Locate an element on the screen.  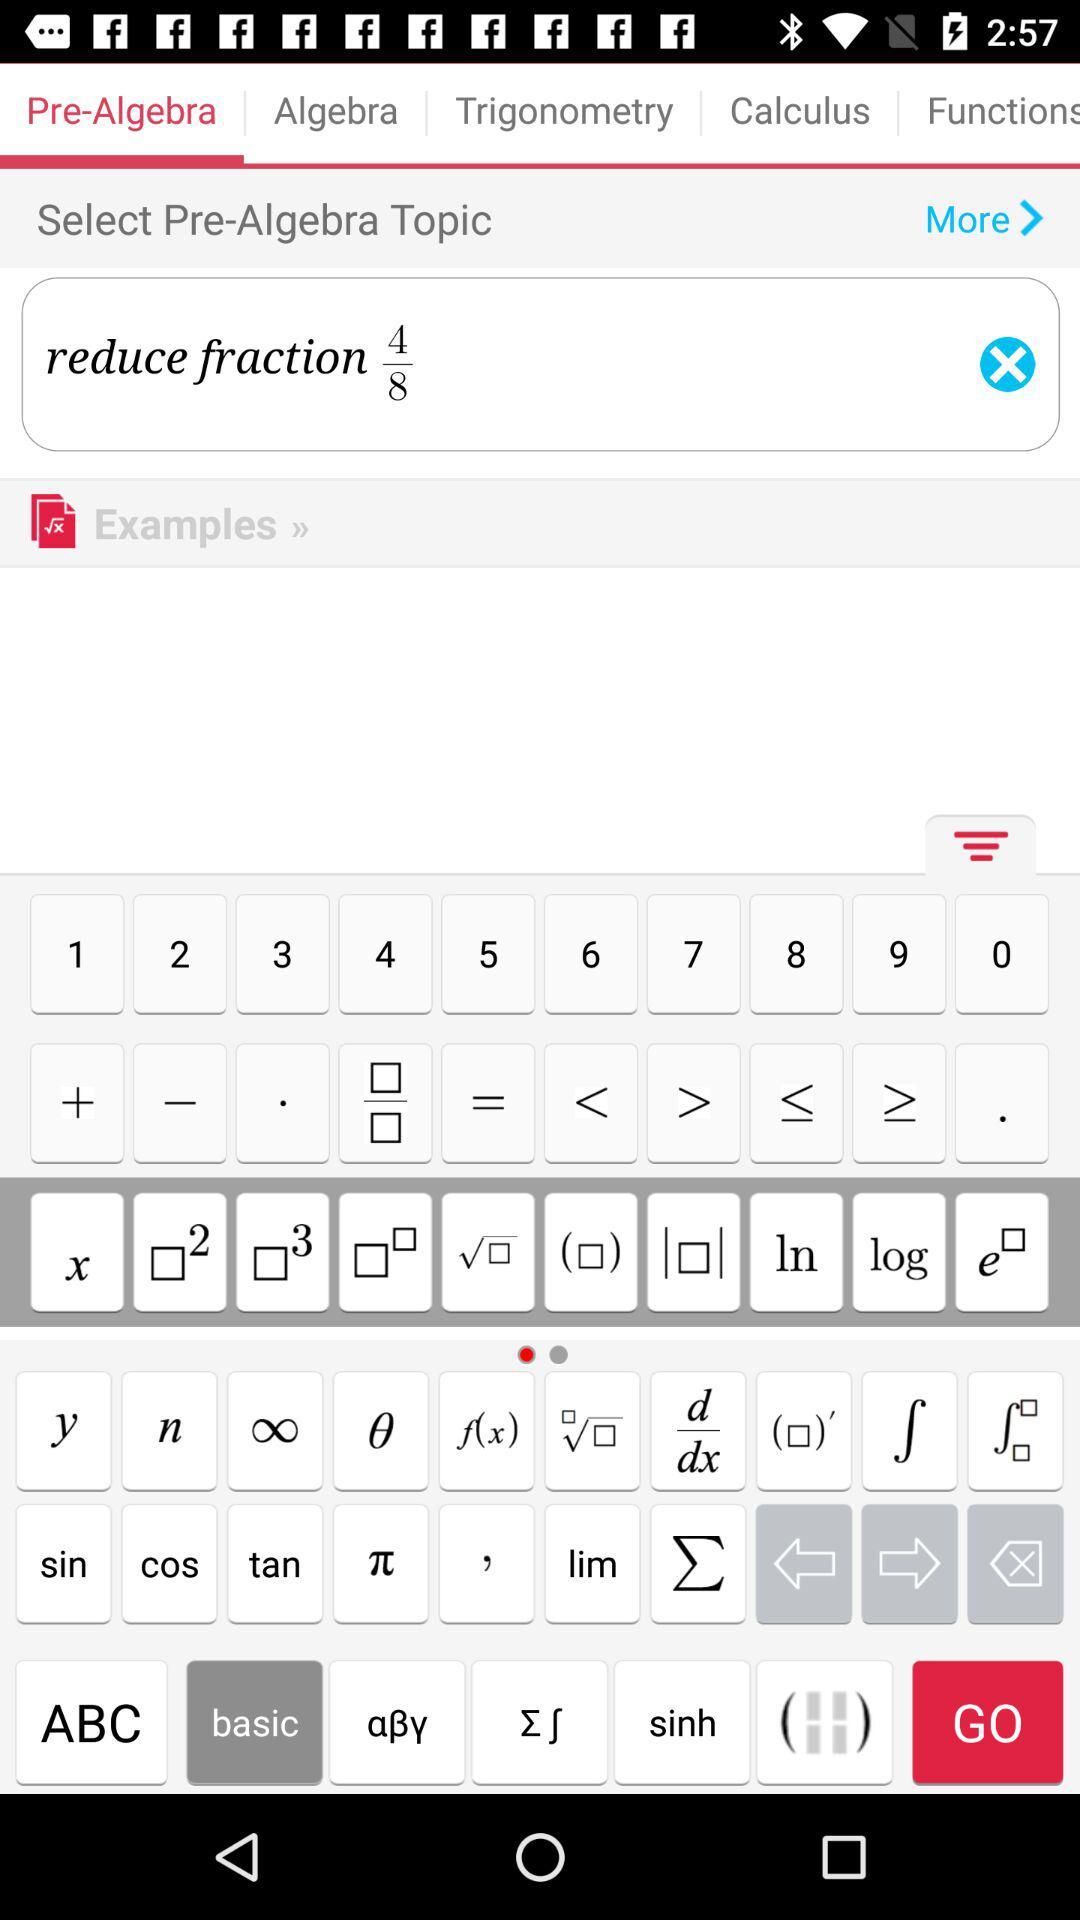
move selector back one space is located at coordinates (802, 1562).